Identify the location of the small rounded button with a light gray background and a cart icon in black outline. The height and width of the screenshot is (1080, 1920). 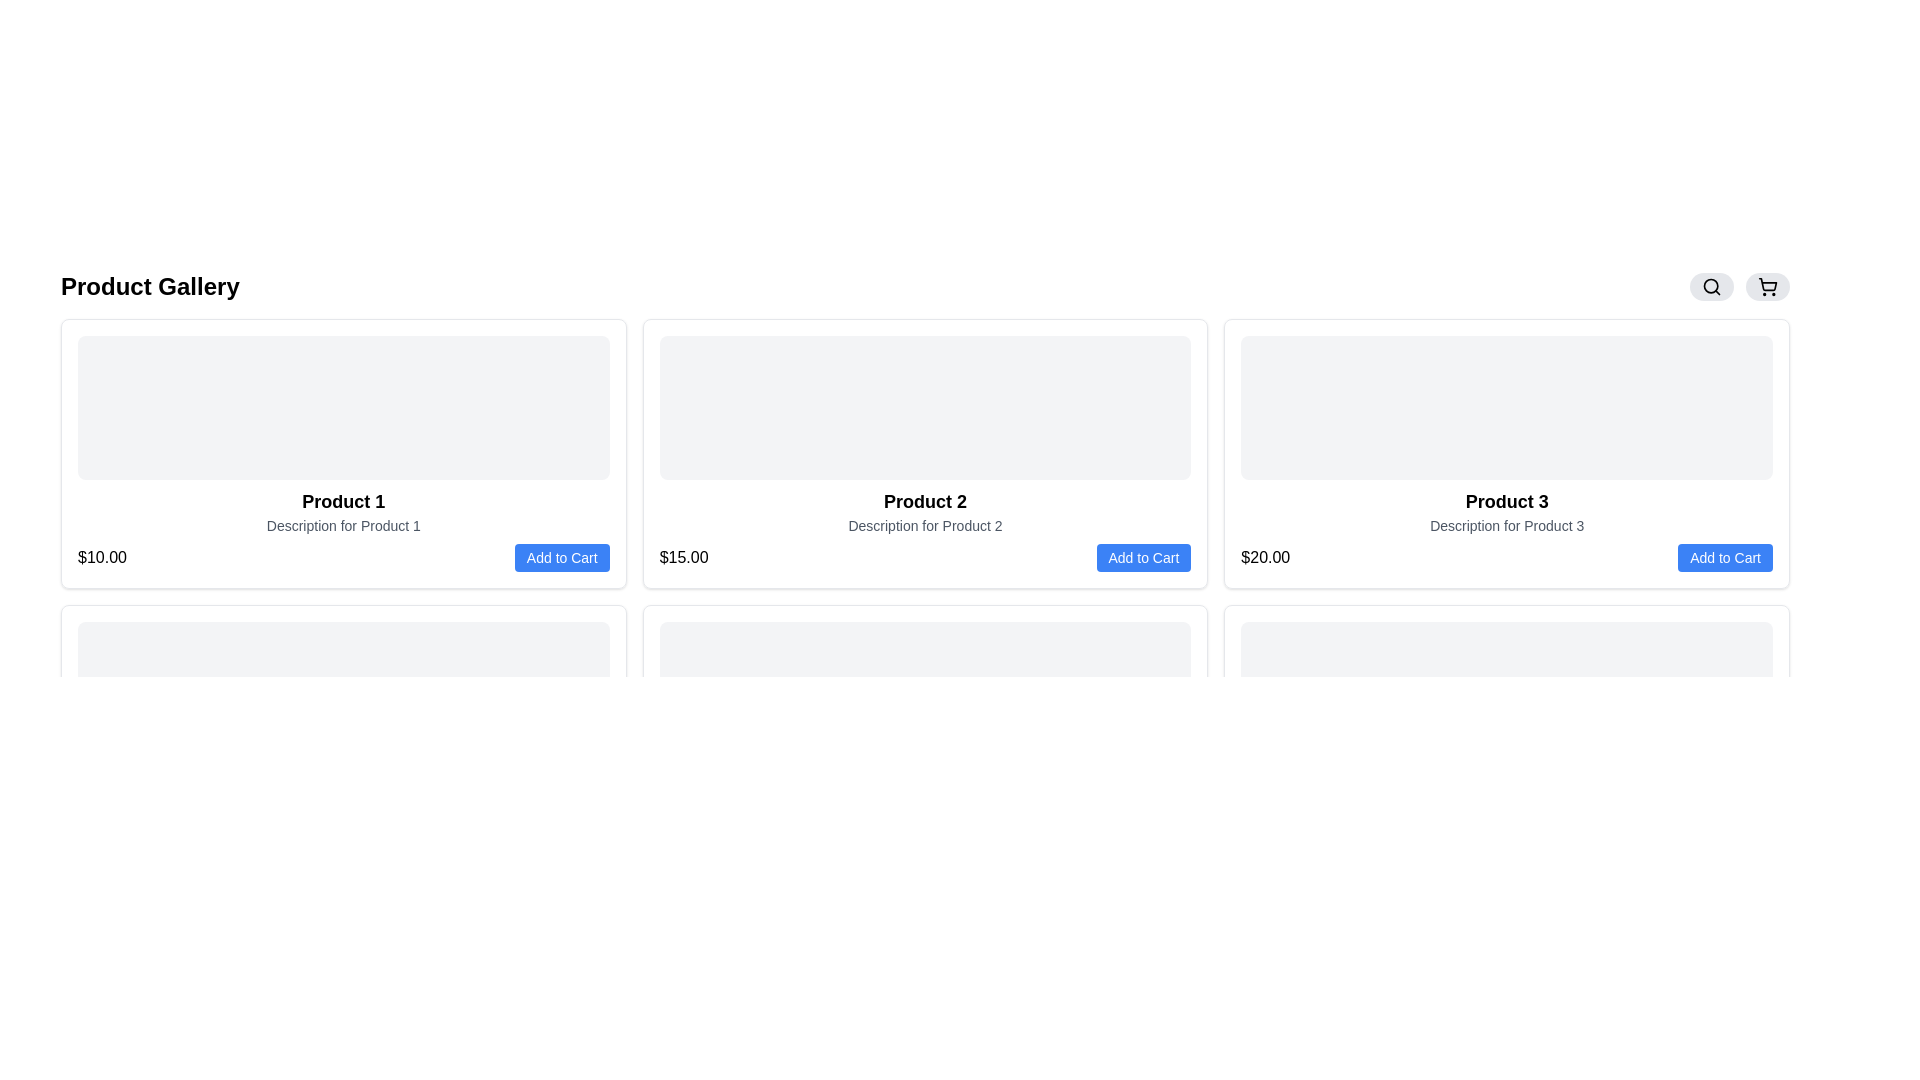
(1767, 286).